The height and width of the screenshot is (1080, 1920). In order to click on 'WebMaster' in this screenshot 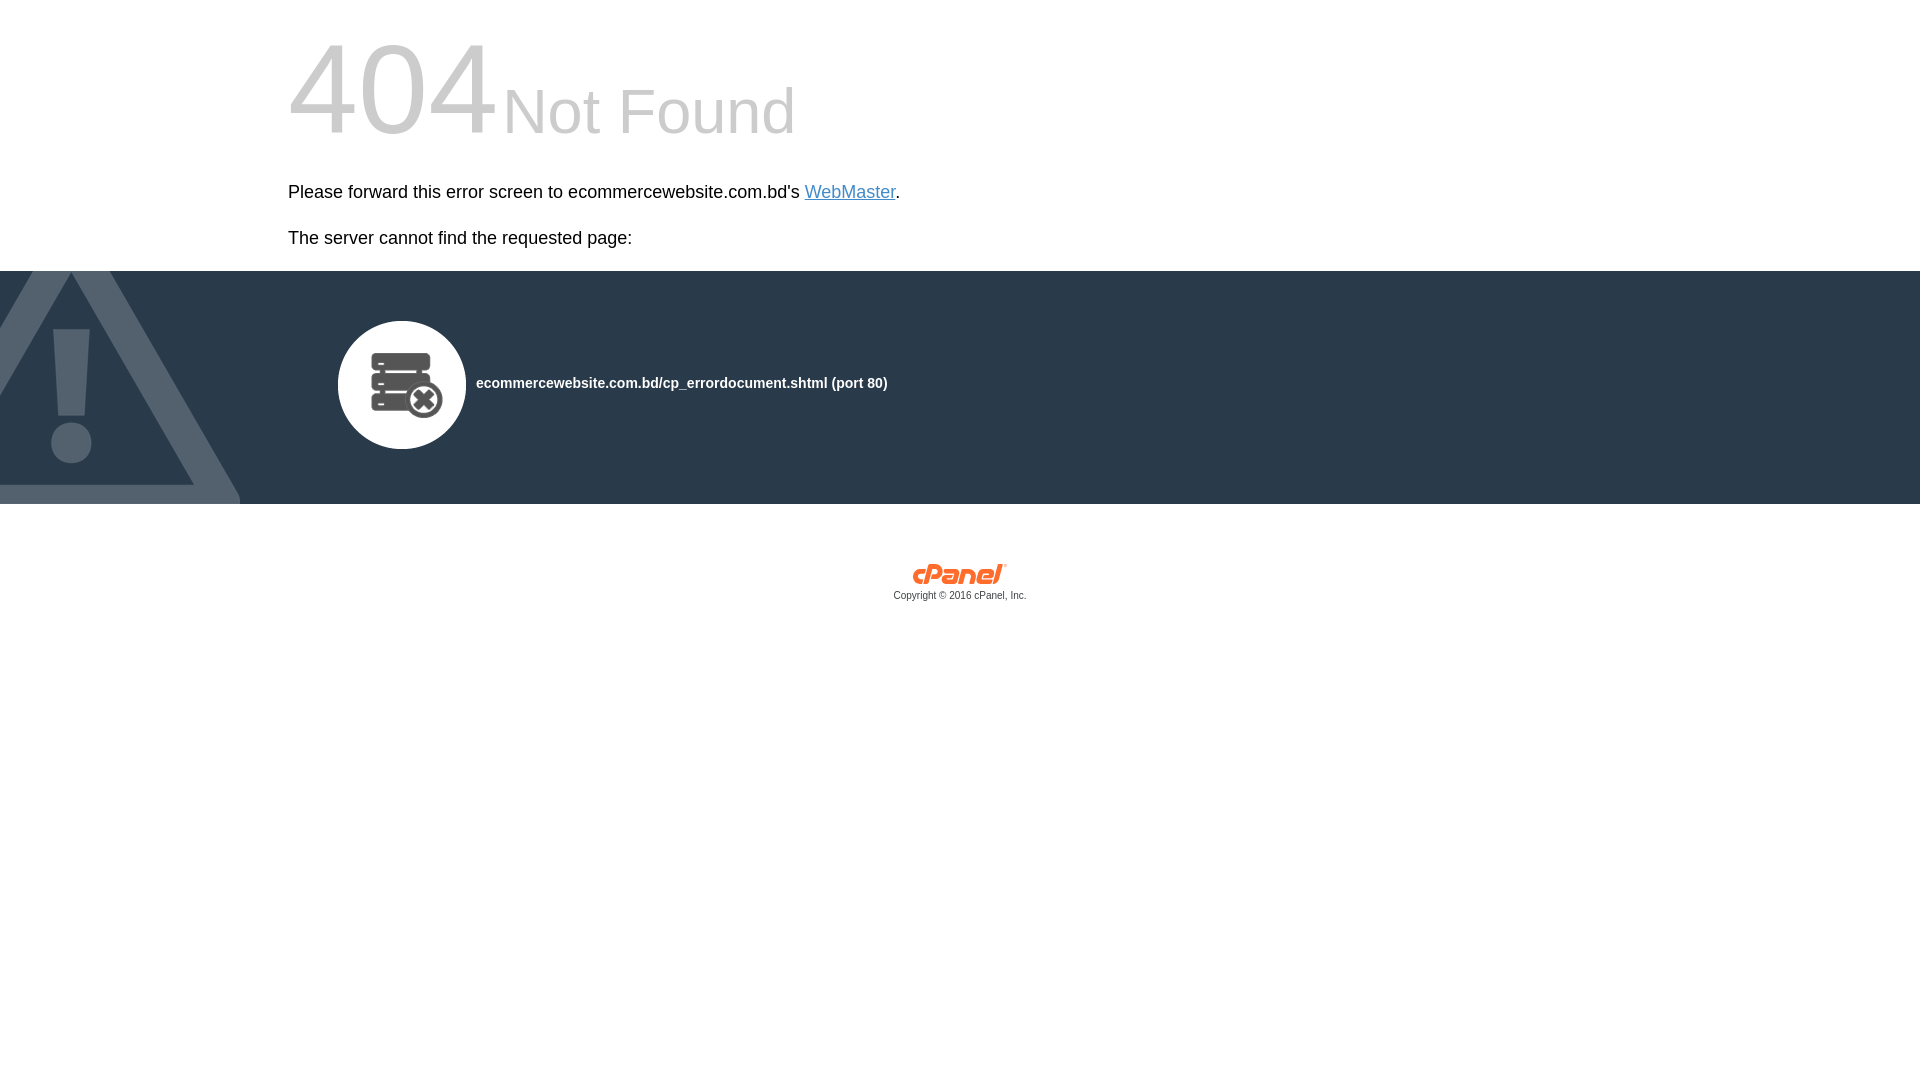, I will do `click(850, 192)`.